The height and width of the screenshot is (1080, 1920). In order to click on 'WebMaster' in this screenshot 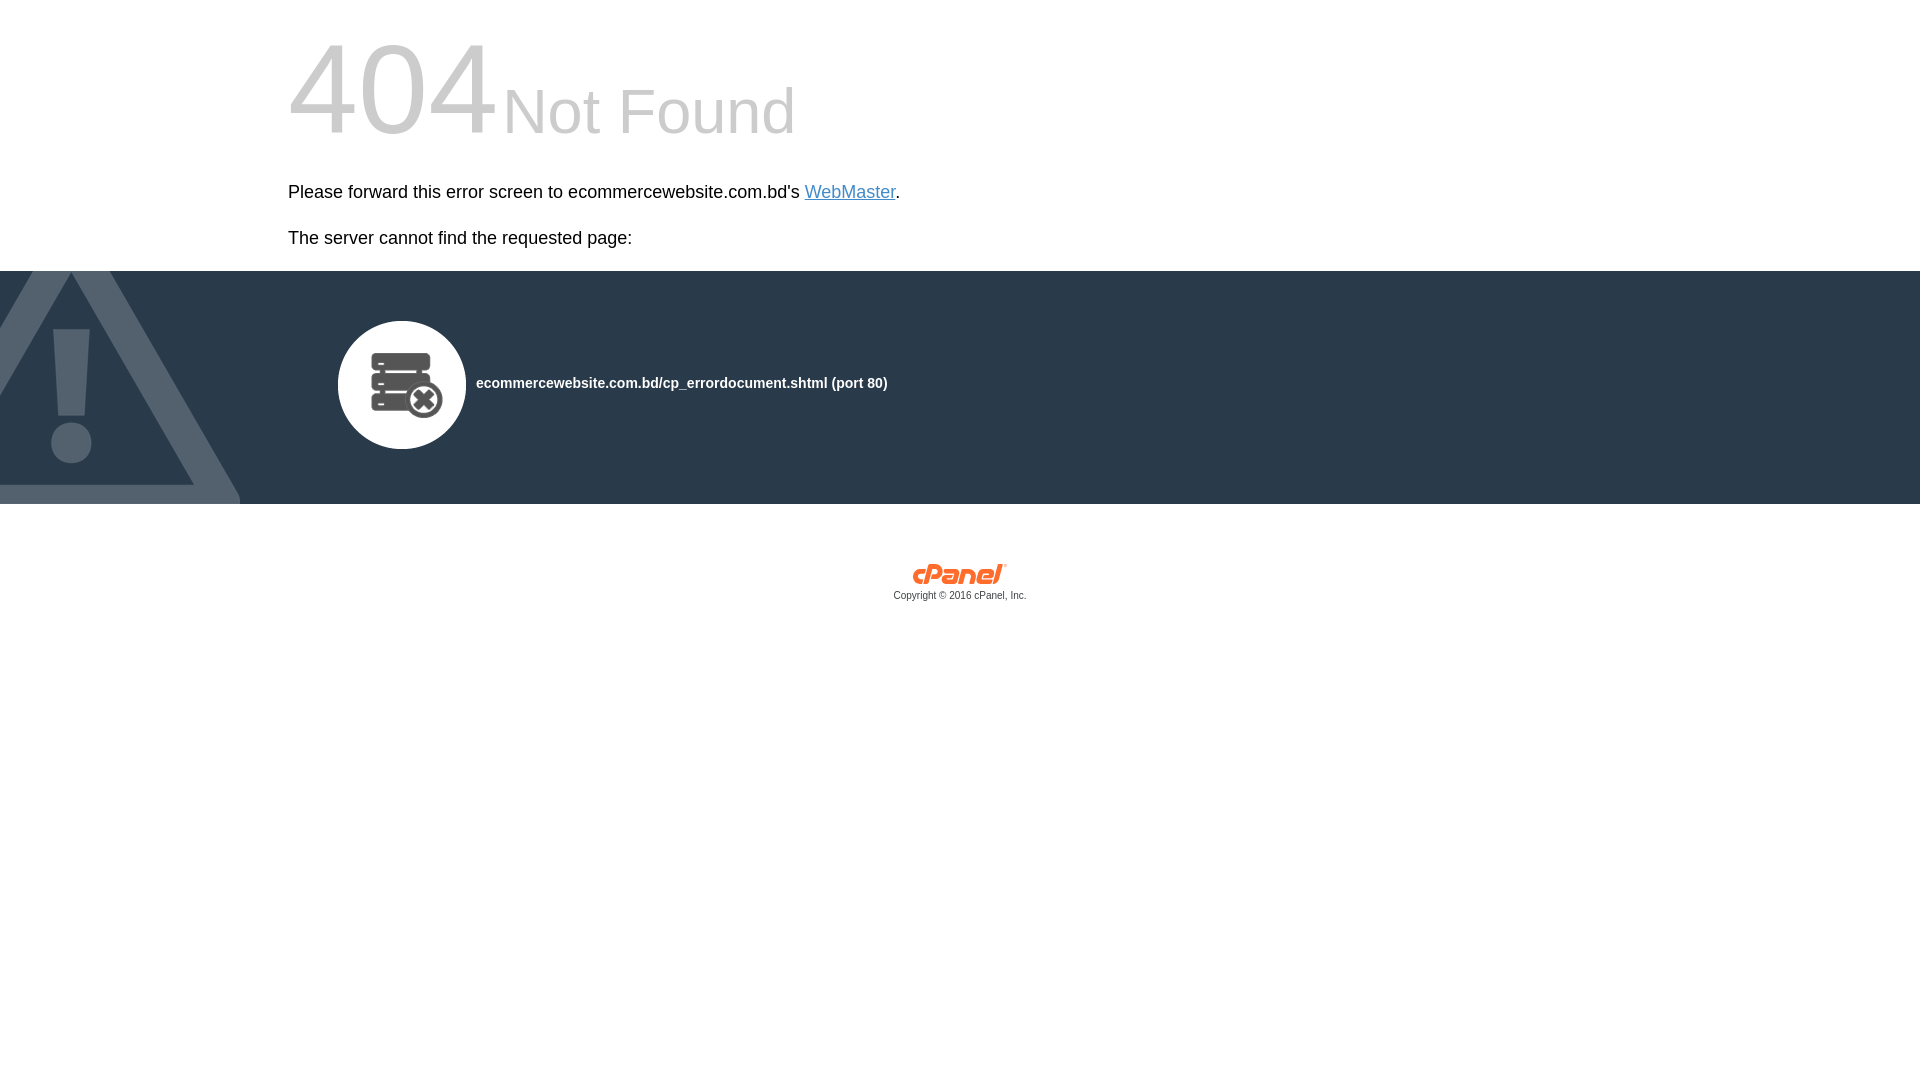, I will do `click(850, 192)`.